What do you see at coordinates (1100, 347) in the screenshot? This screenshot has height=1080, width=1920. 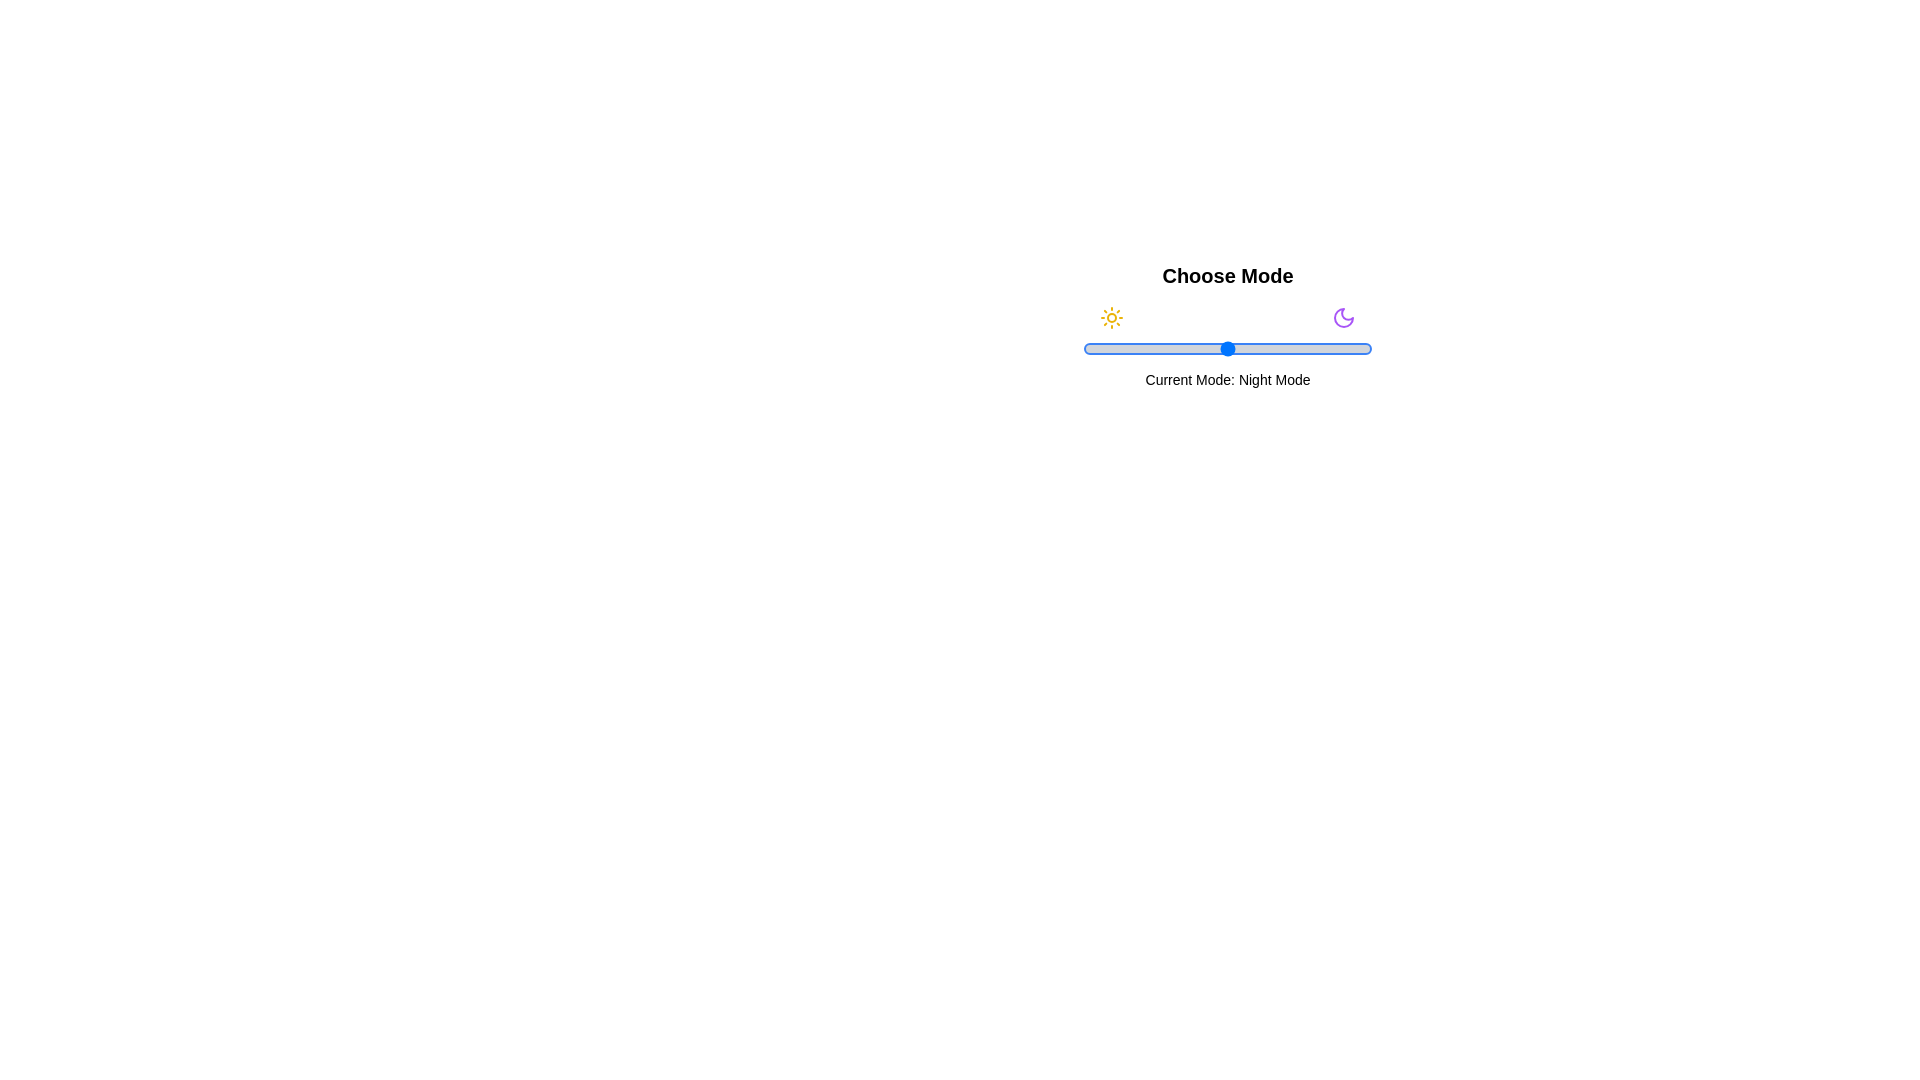 I see `the slider to 6% to set the mode` at bounding box center [1100, 347].